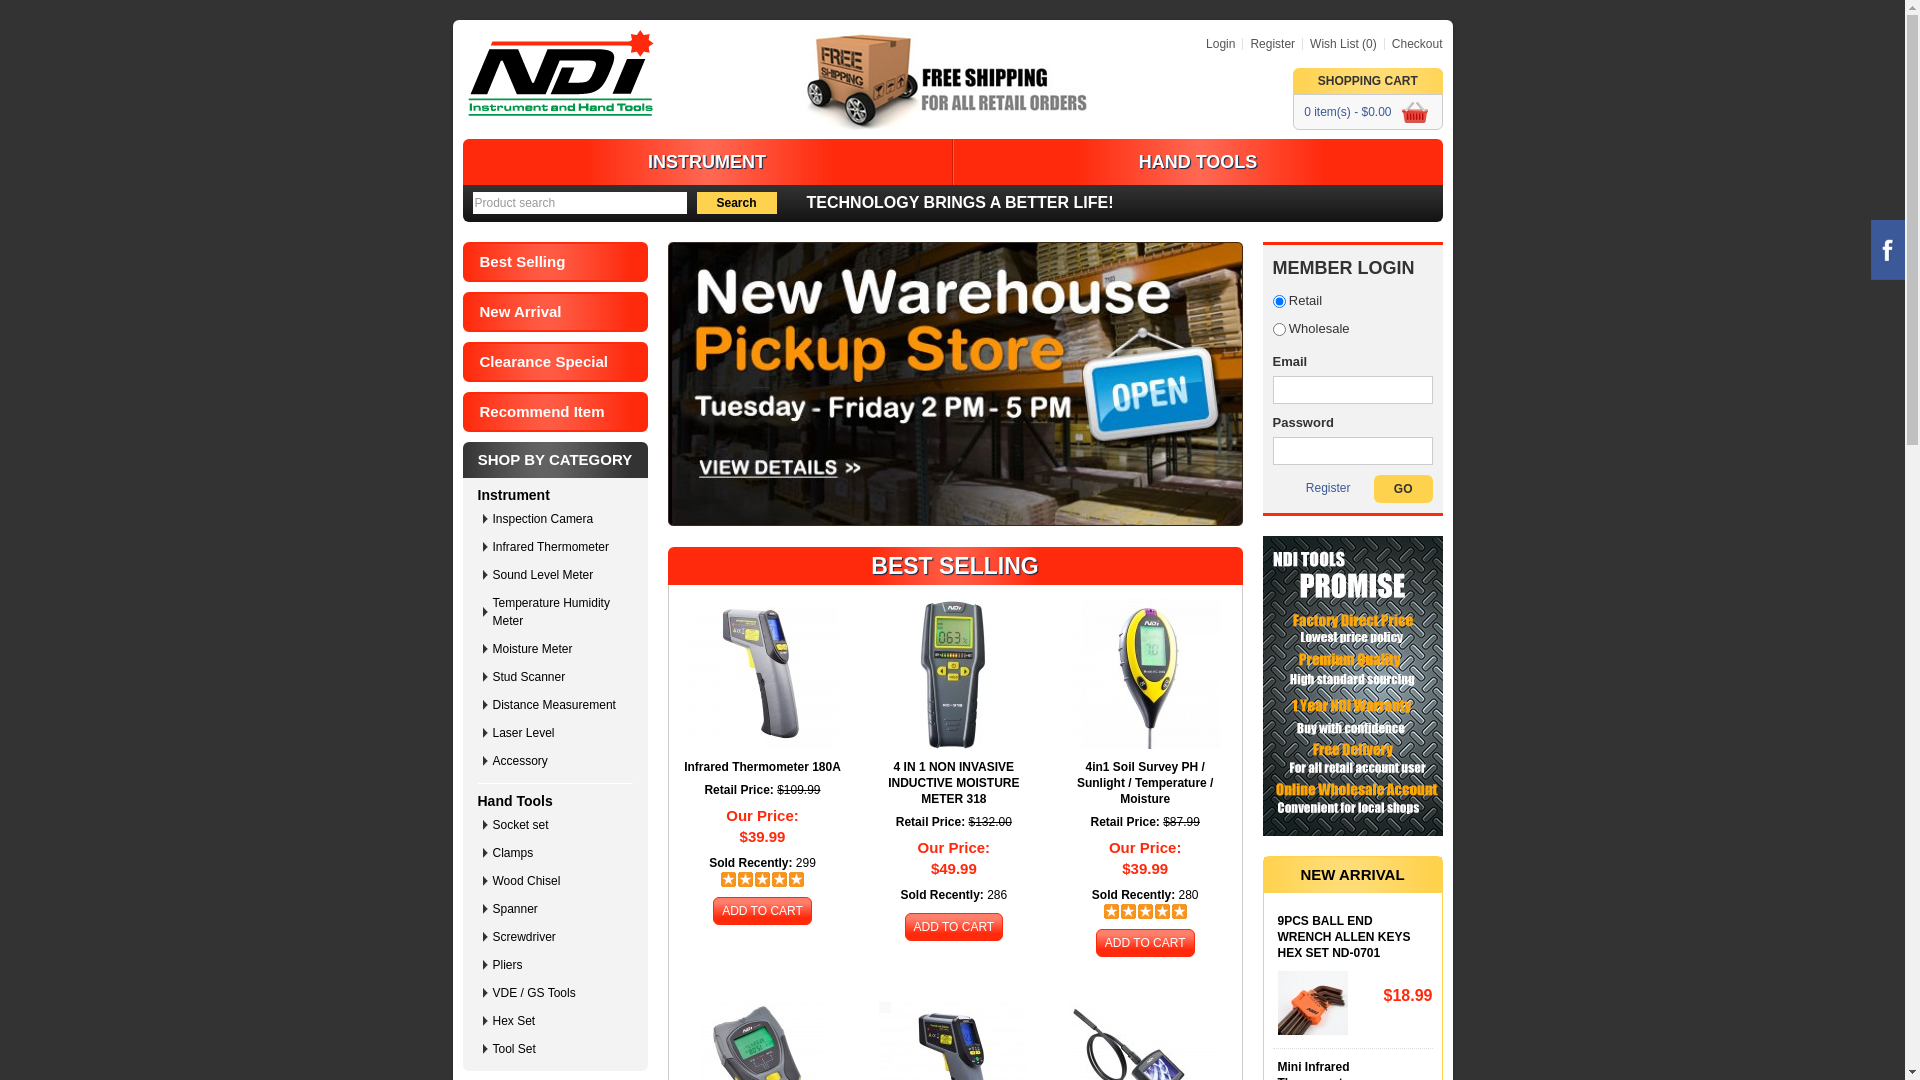  What do you see at coordinates (559, 518) in the screenshot?
I see `'Inspection Camera'` at bounding box center [559, 518].